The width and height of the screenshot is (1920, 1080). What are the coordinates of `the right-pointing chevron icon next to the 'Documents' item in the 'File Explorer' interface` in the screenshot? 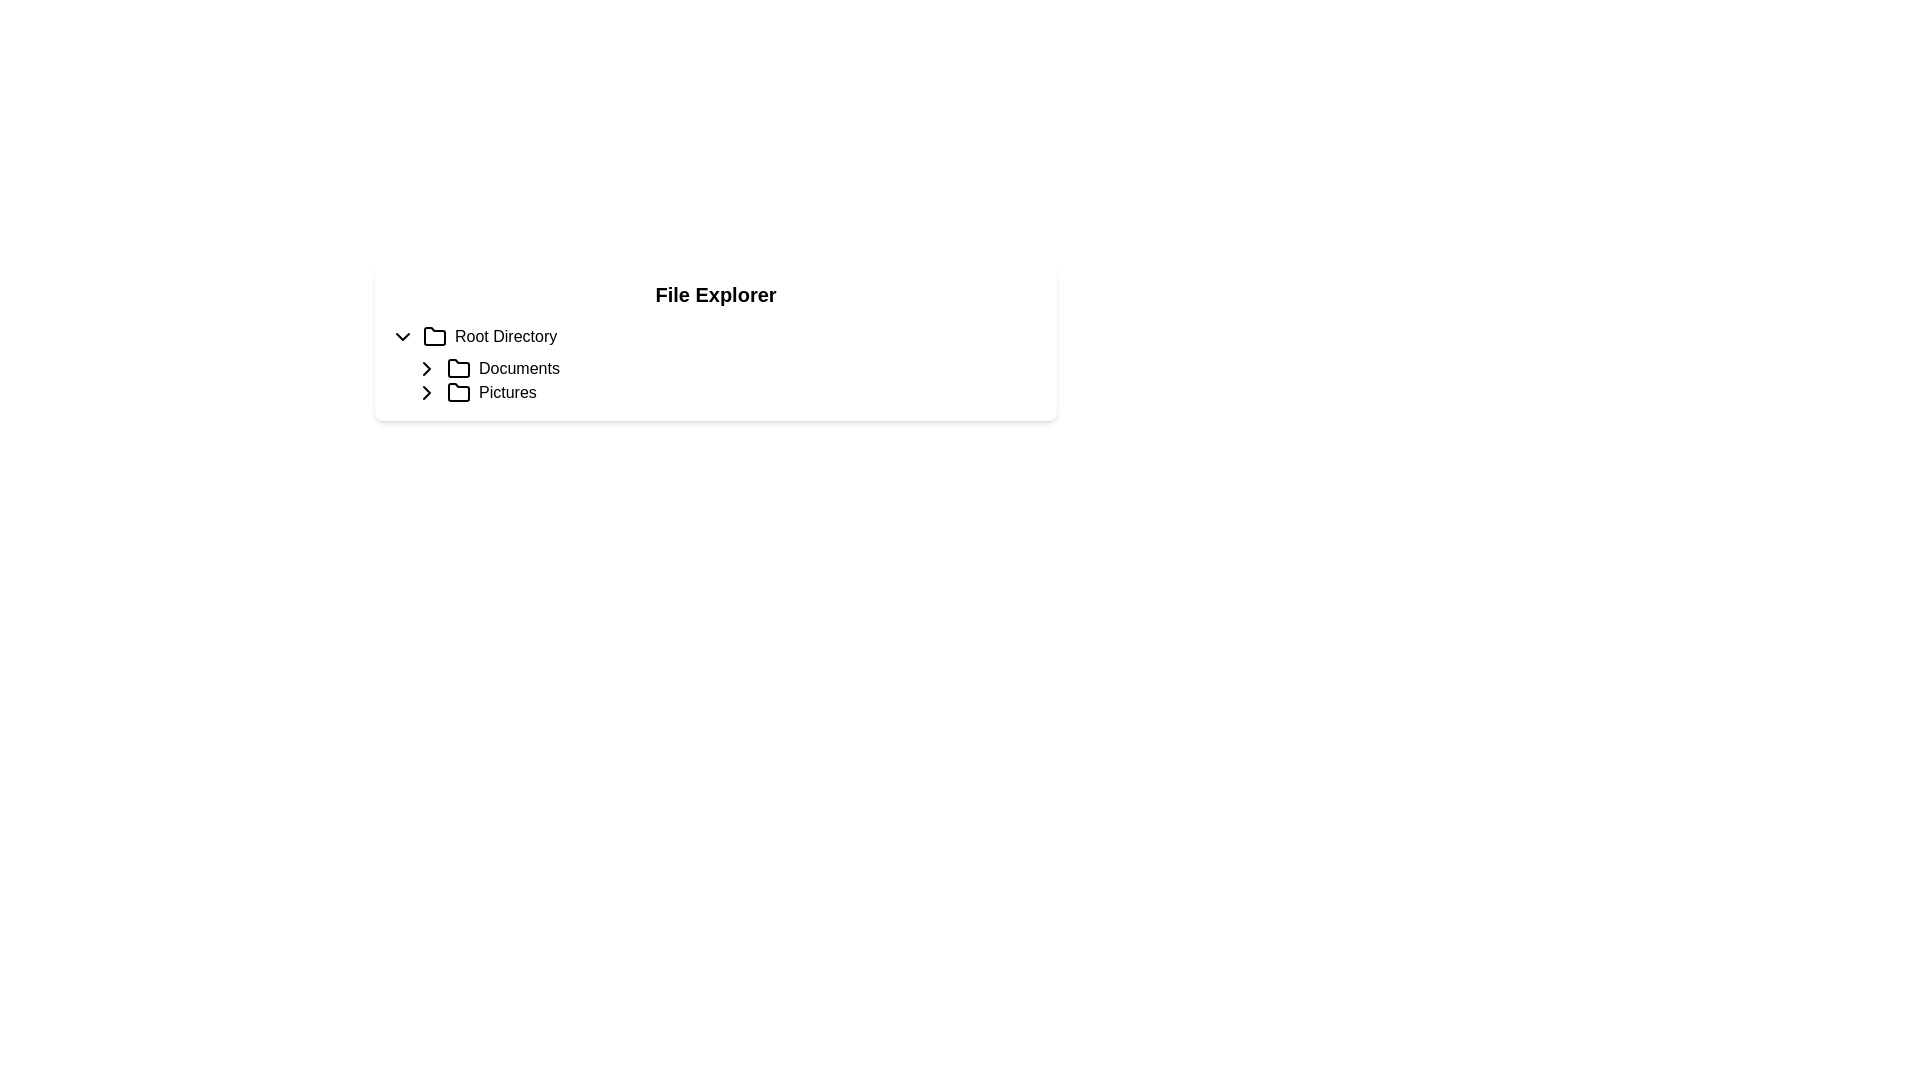 It's located at (426, 369).